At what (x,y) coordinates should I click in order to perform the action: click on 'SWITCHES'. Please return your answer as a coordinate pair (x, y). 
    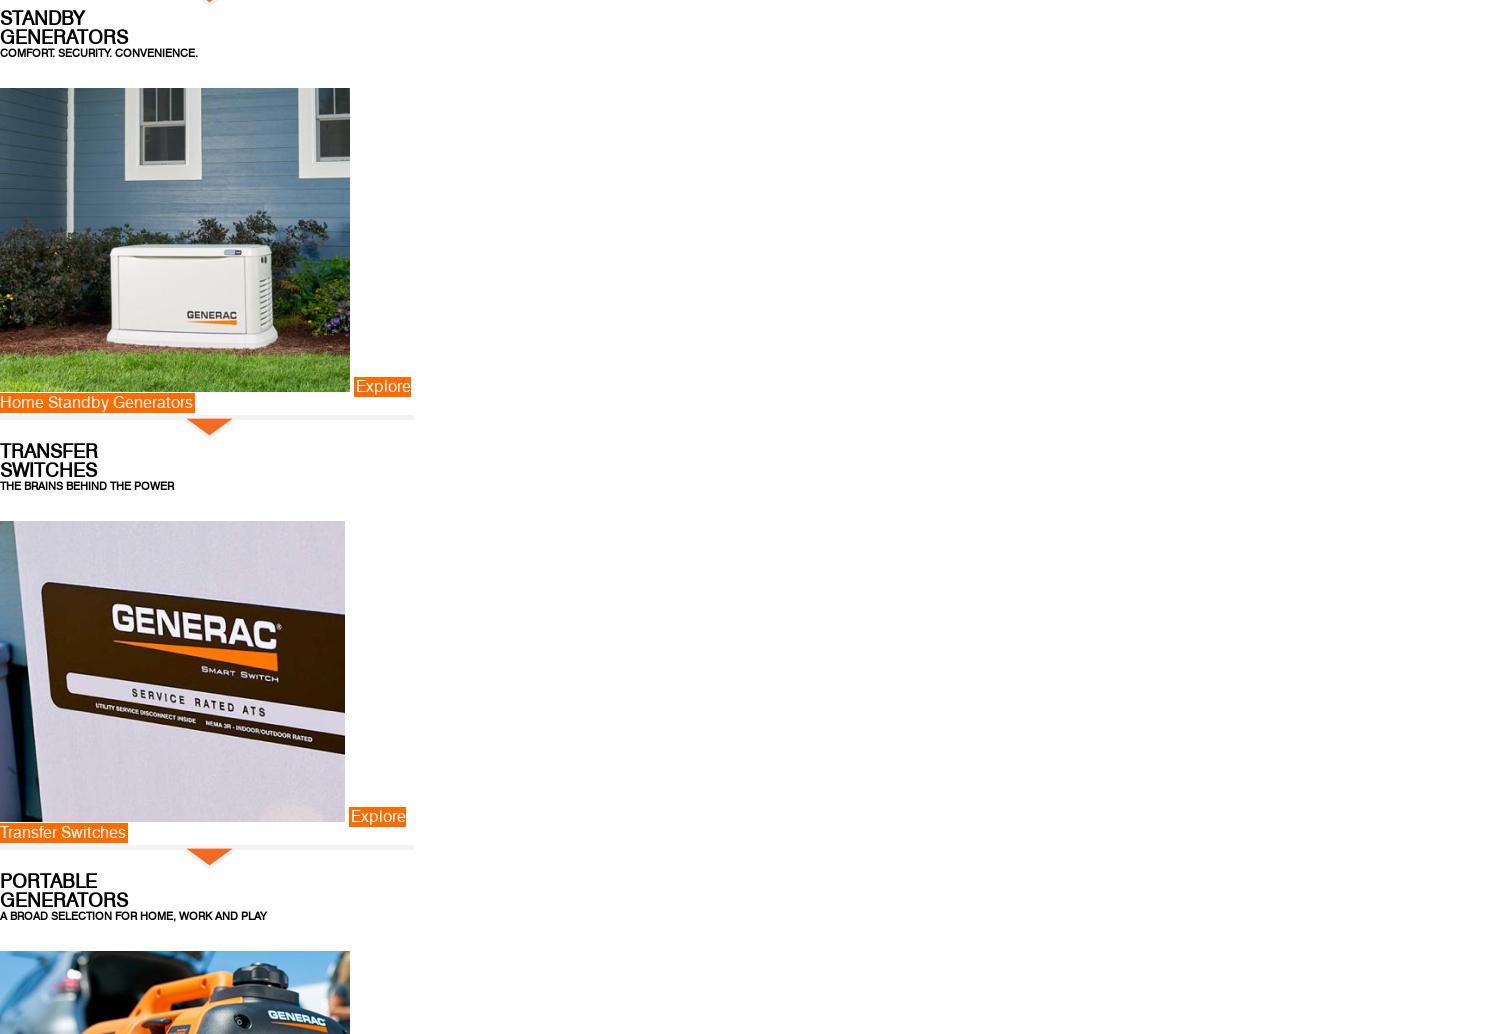
    Looking at the image, I should click on (48, 469).